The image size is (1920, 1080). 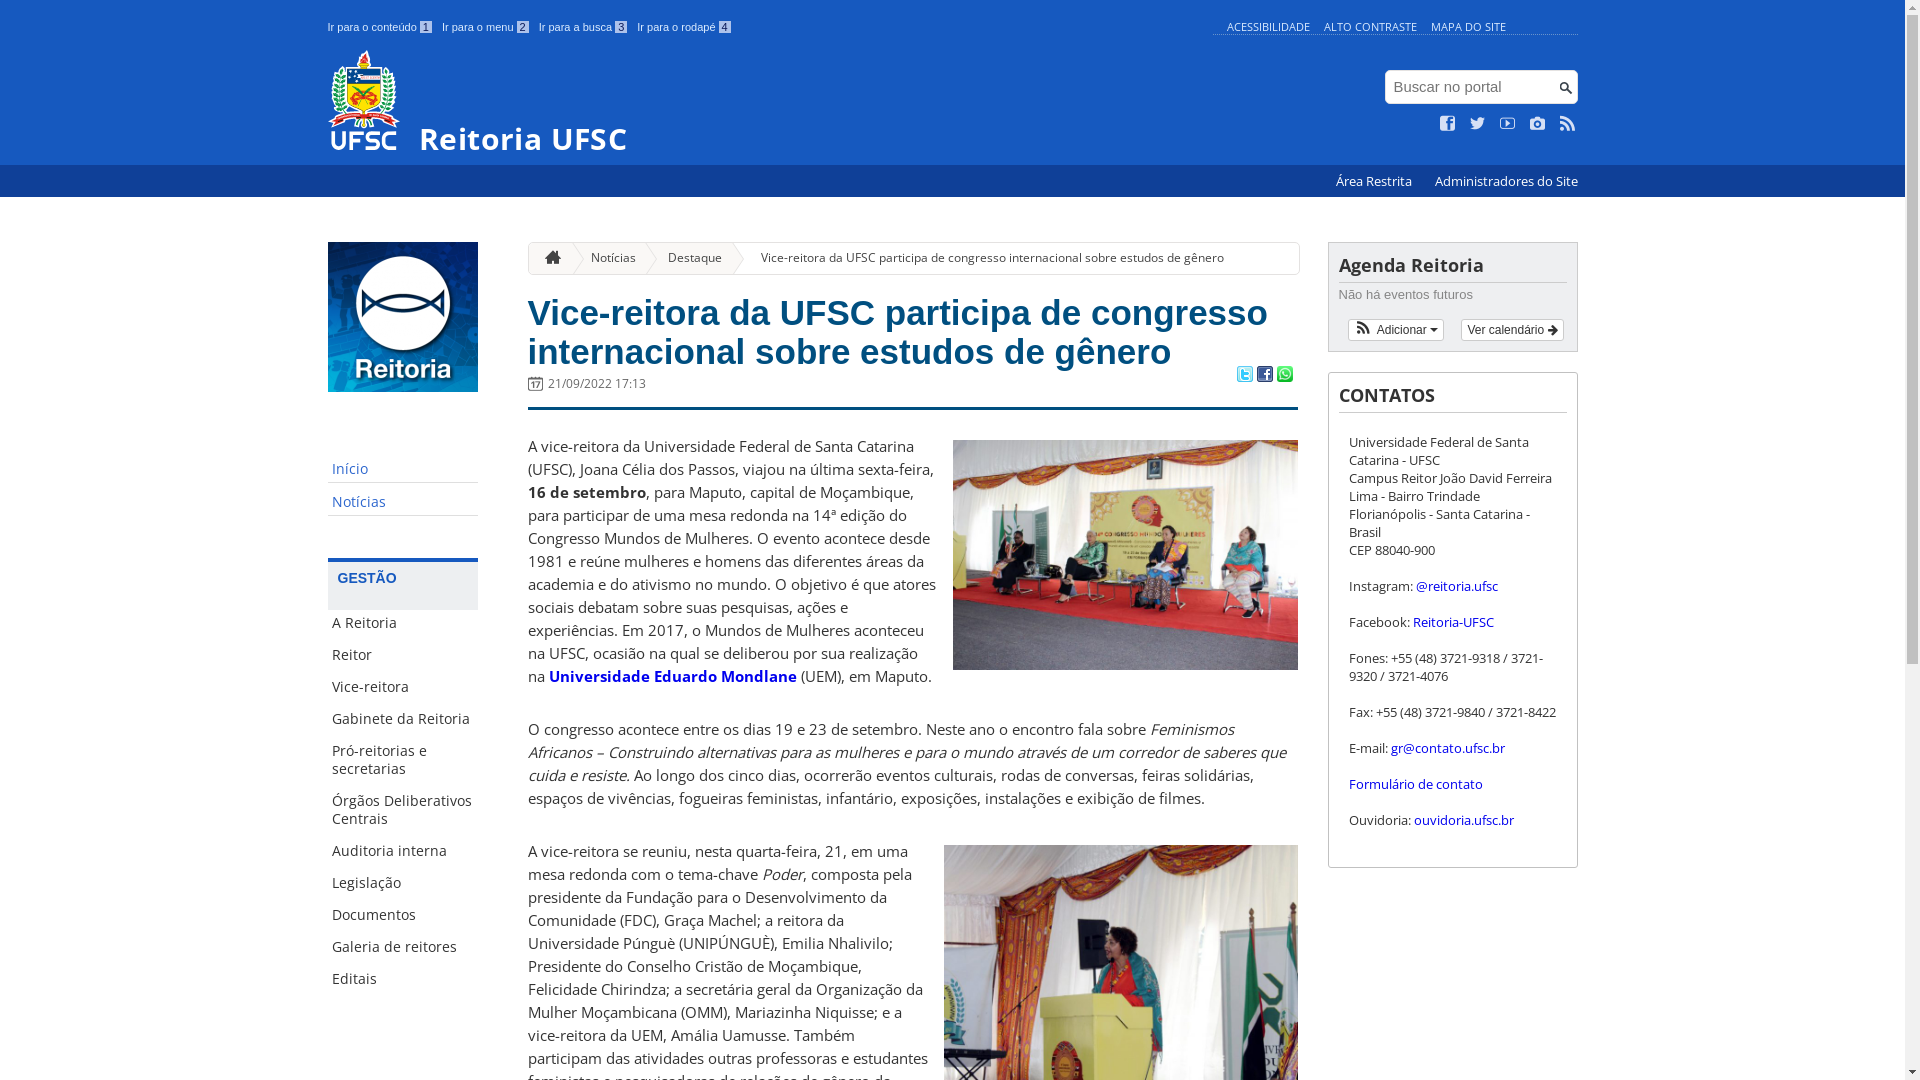 What do you see at coordinates (1464, 820) in the screenshot?
I see `'ouvidoria.ufsc.br'` at bounding box center [1464, 820].